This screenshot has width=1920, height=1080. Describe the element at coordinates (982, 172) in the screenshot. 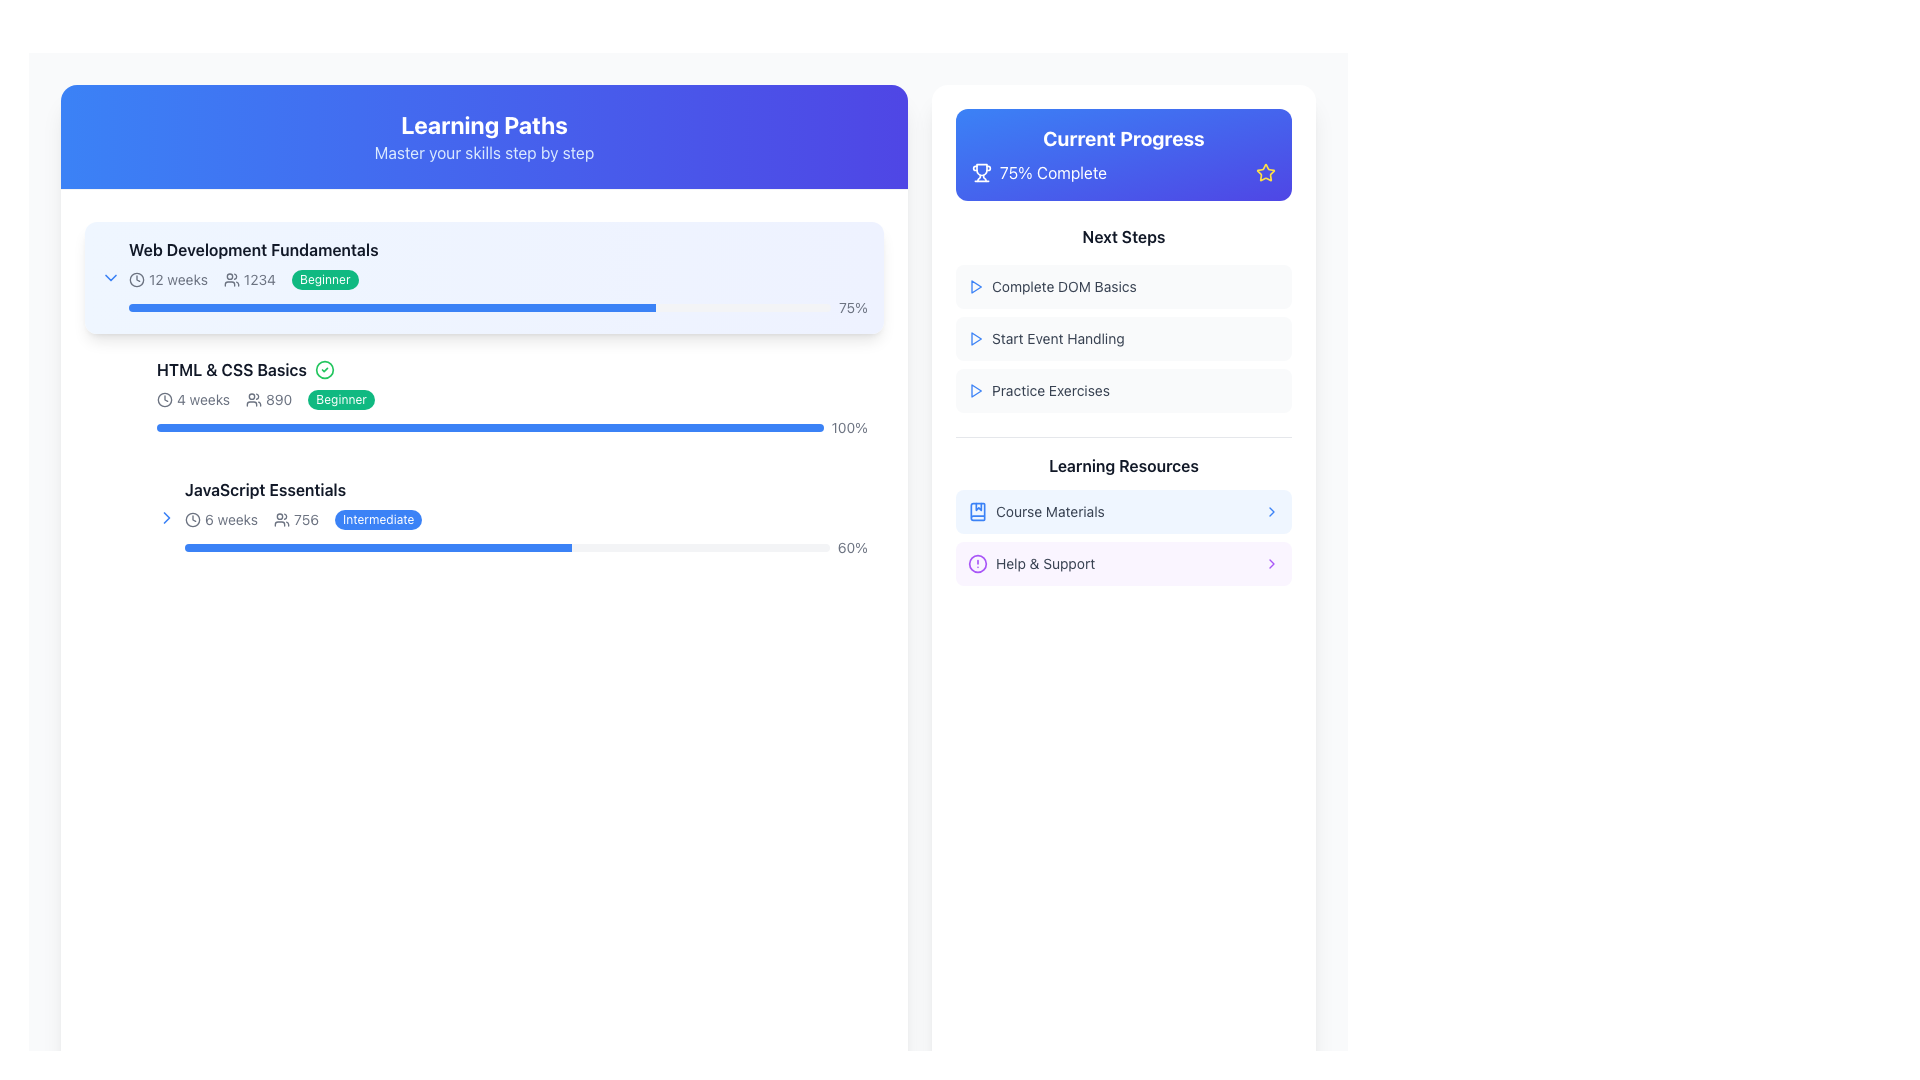

I see `the trophy icon located at the top section of the 'Current Progress' panel, to the left of the '75% Complete' text, which represents achievements or rewards` at that location.